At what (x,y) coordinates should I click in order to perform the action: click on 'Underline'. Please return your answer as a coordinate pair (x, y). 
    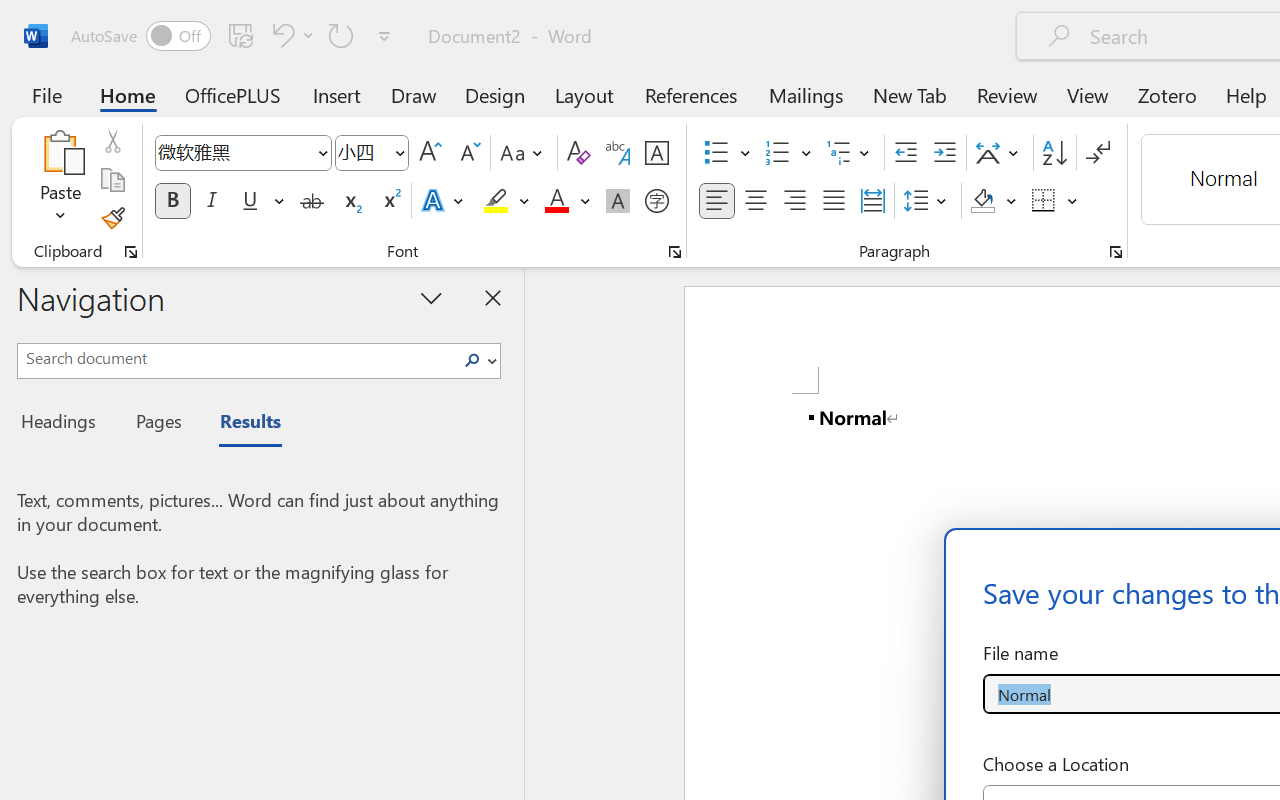
    Looking at the image, I should click on (260, 201).